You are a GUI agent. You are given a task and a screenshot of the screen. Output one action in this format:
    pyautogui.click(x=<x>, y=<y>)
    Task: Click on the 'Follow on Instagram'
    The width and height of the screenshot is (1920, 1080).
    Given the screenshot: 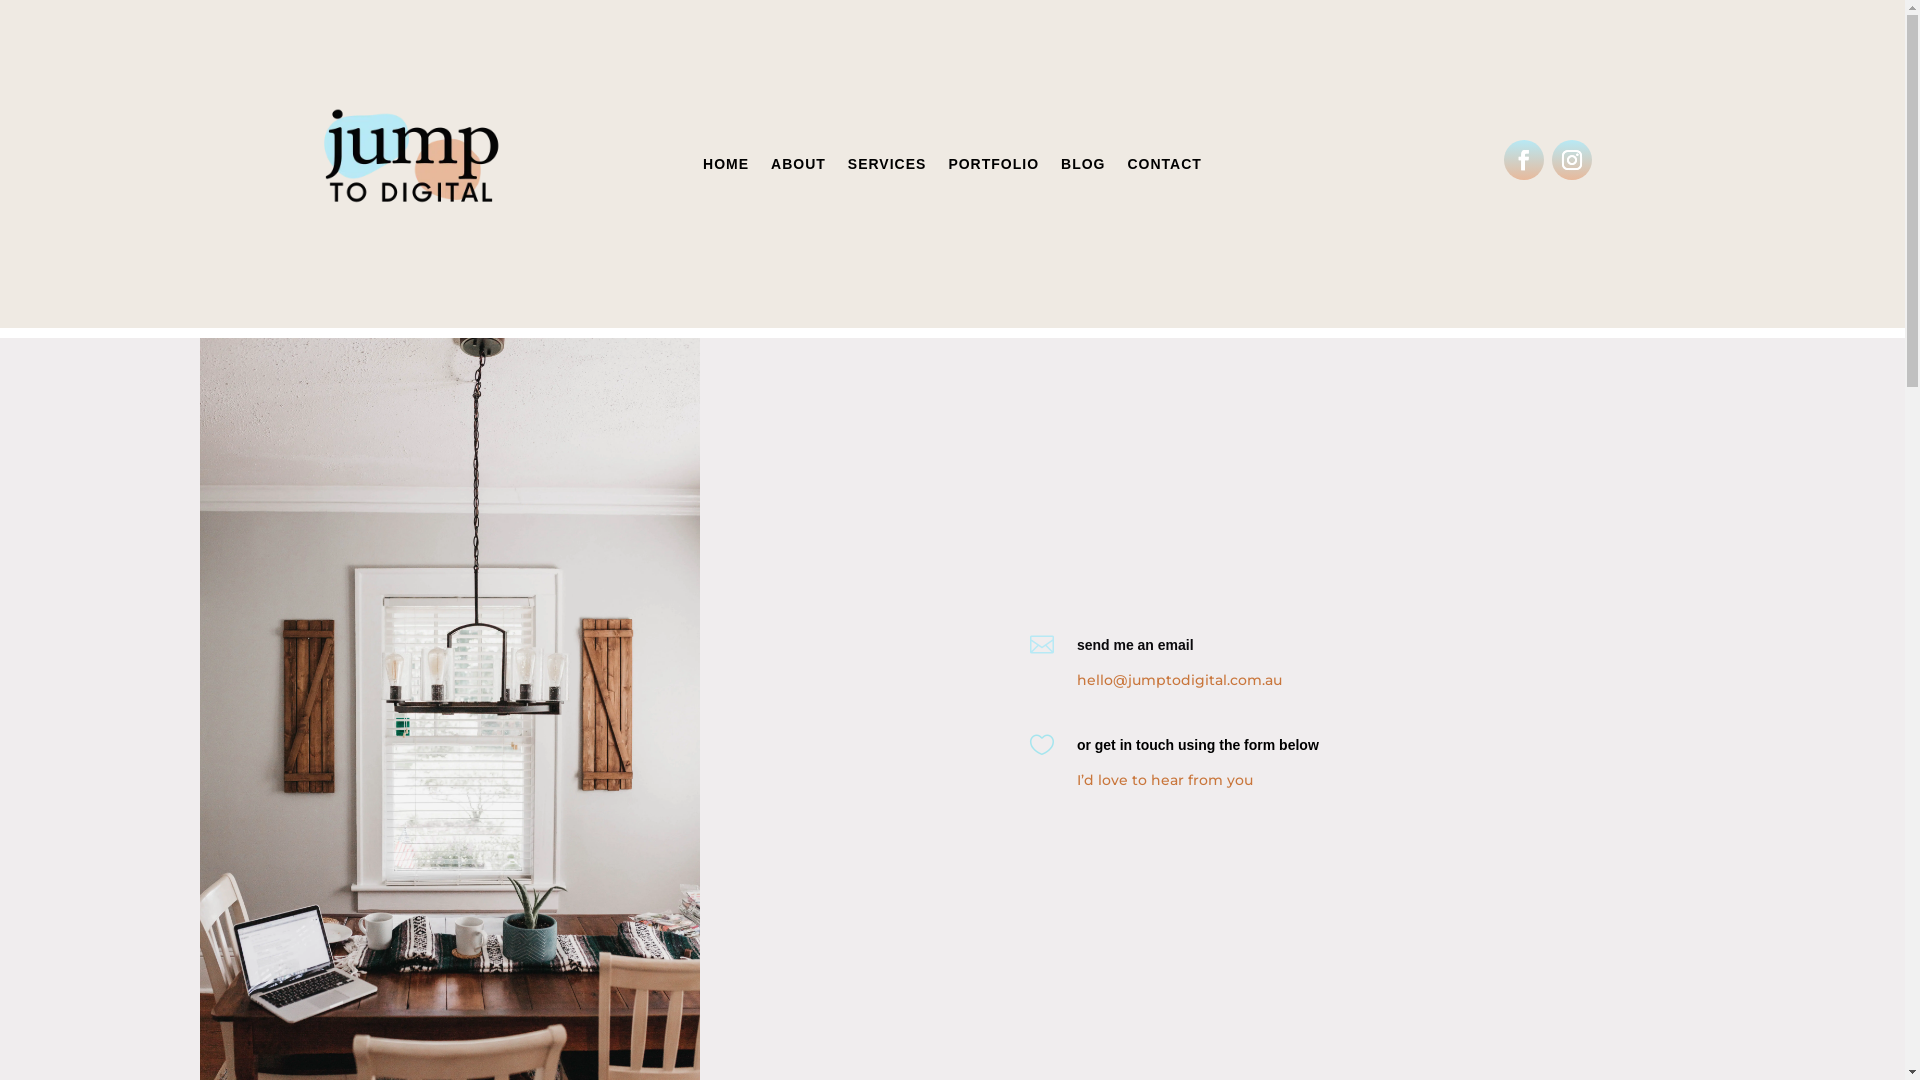 What is the action you would take?
    pyautogui.click(x=1571, y=158)
    